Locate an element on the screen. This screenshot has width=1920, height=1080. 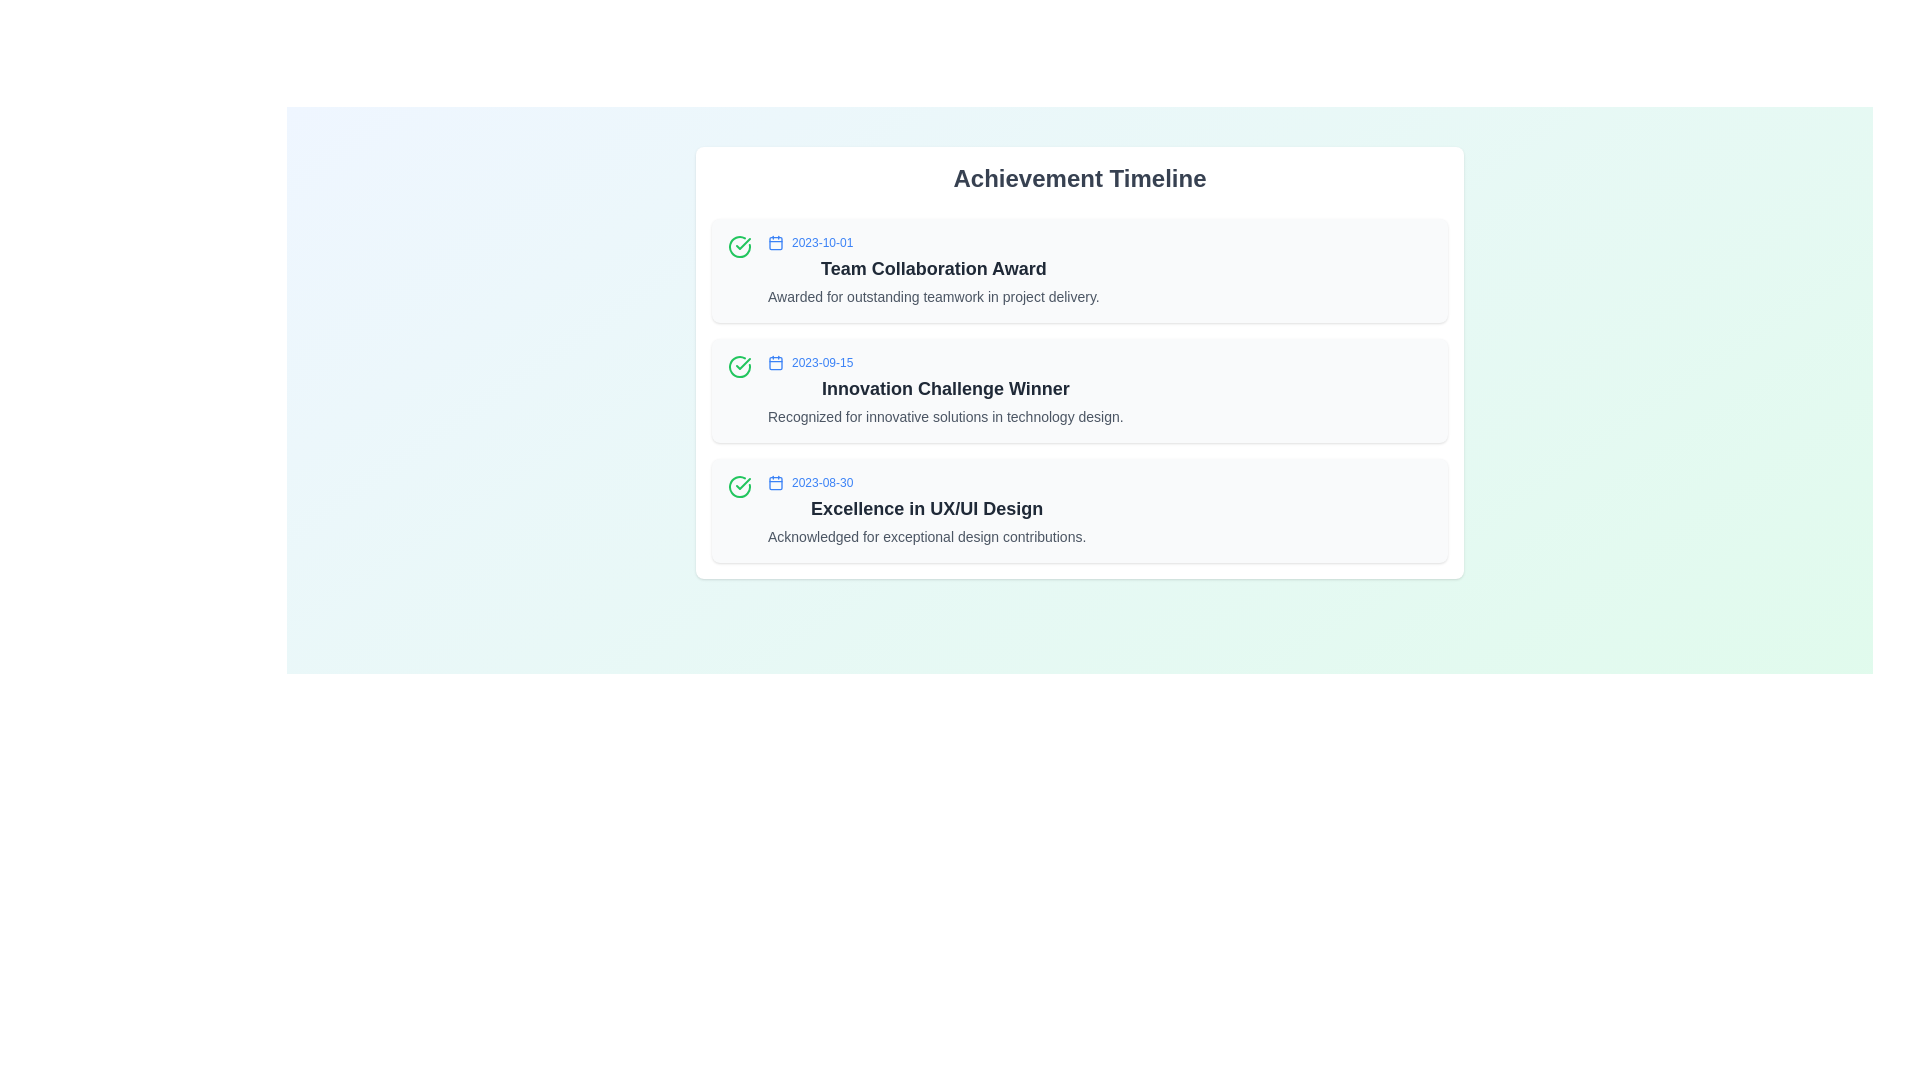
the calendar icon decoration element, which is a small rectangular section with rounded corners located within the second timeline entry of the calendar icon is located at coordinates (775, 362).